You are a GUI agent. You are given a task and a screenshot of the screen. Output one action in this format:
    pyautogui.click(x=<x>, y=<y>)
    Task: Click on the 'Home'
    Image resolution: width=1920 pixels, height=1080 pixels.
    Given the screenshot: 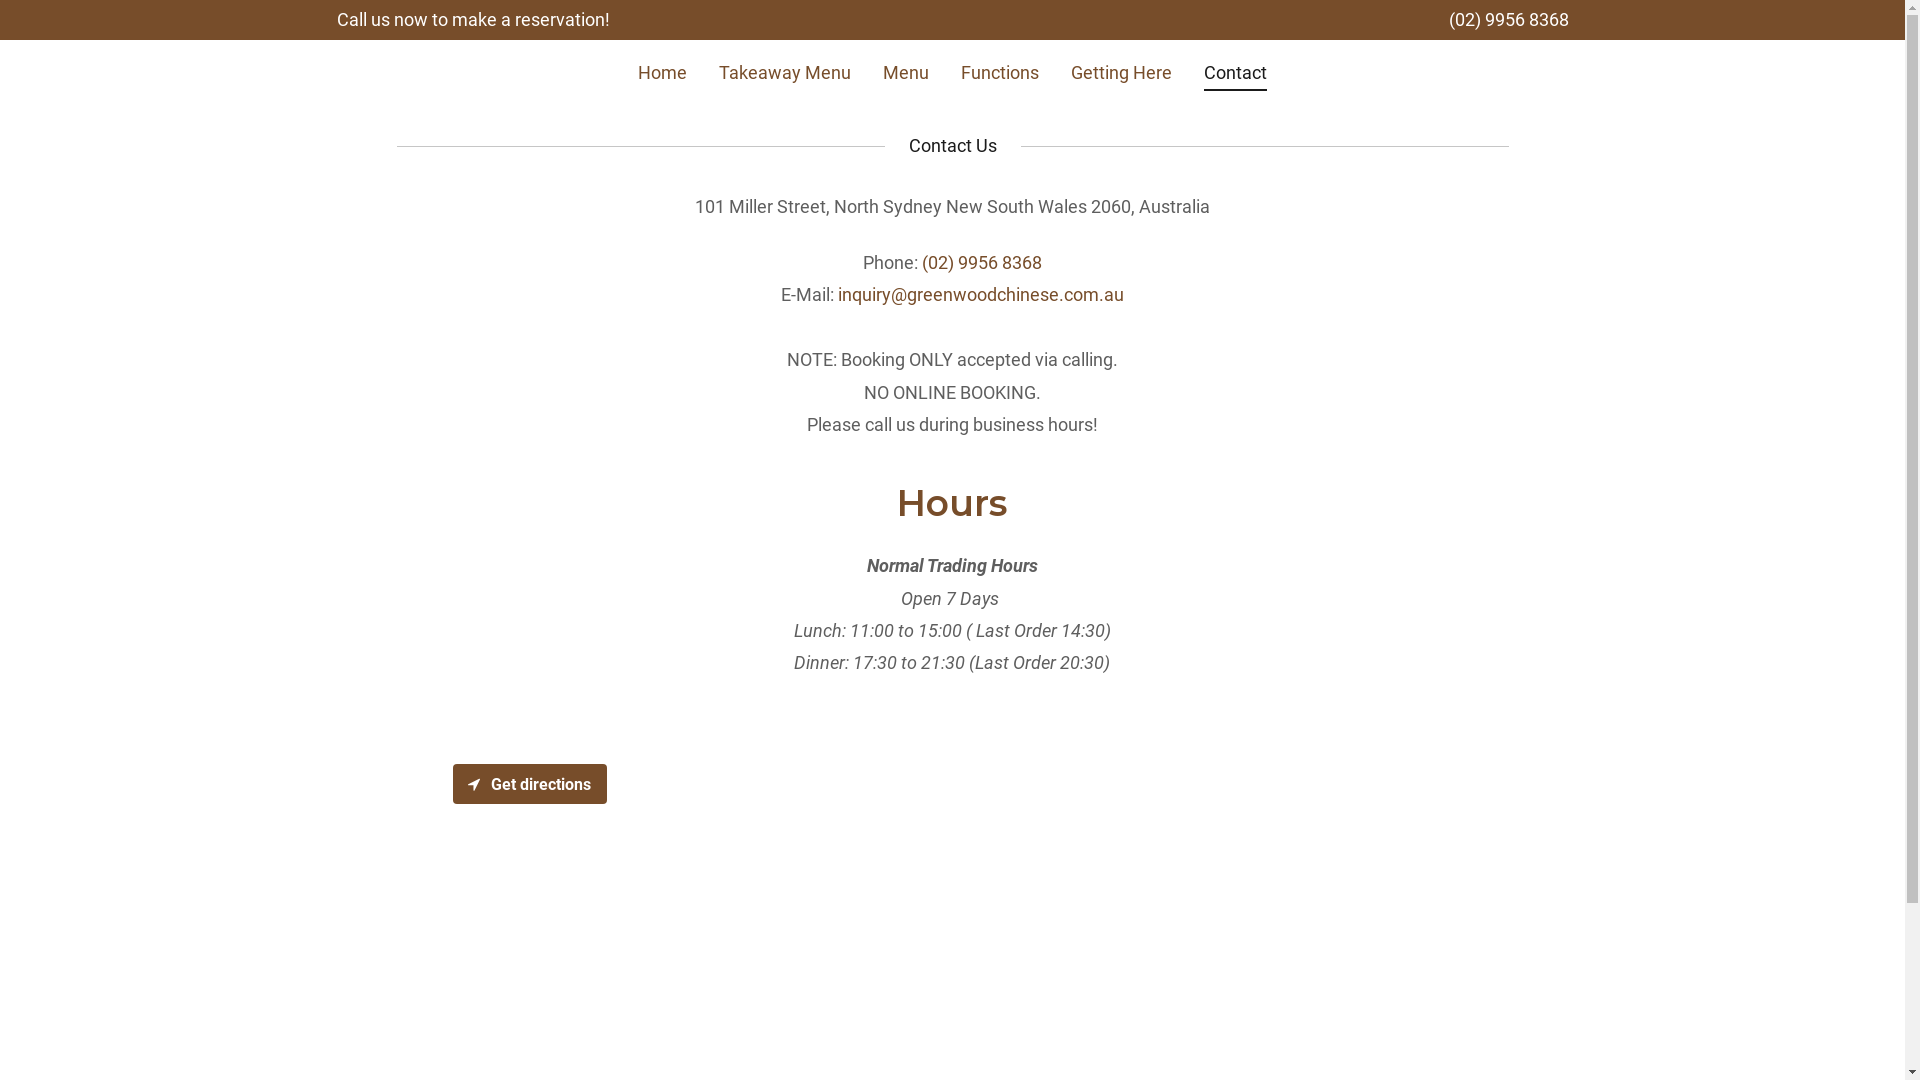 What is the action you would take?
    pyautogui.click(x=662, y=71)
    